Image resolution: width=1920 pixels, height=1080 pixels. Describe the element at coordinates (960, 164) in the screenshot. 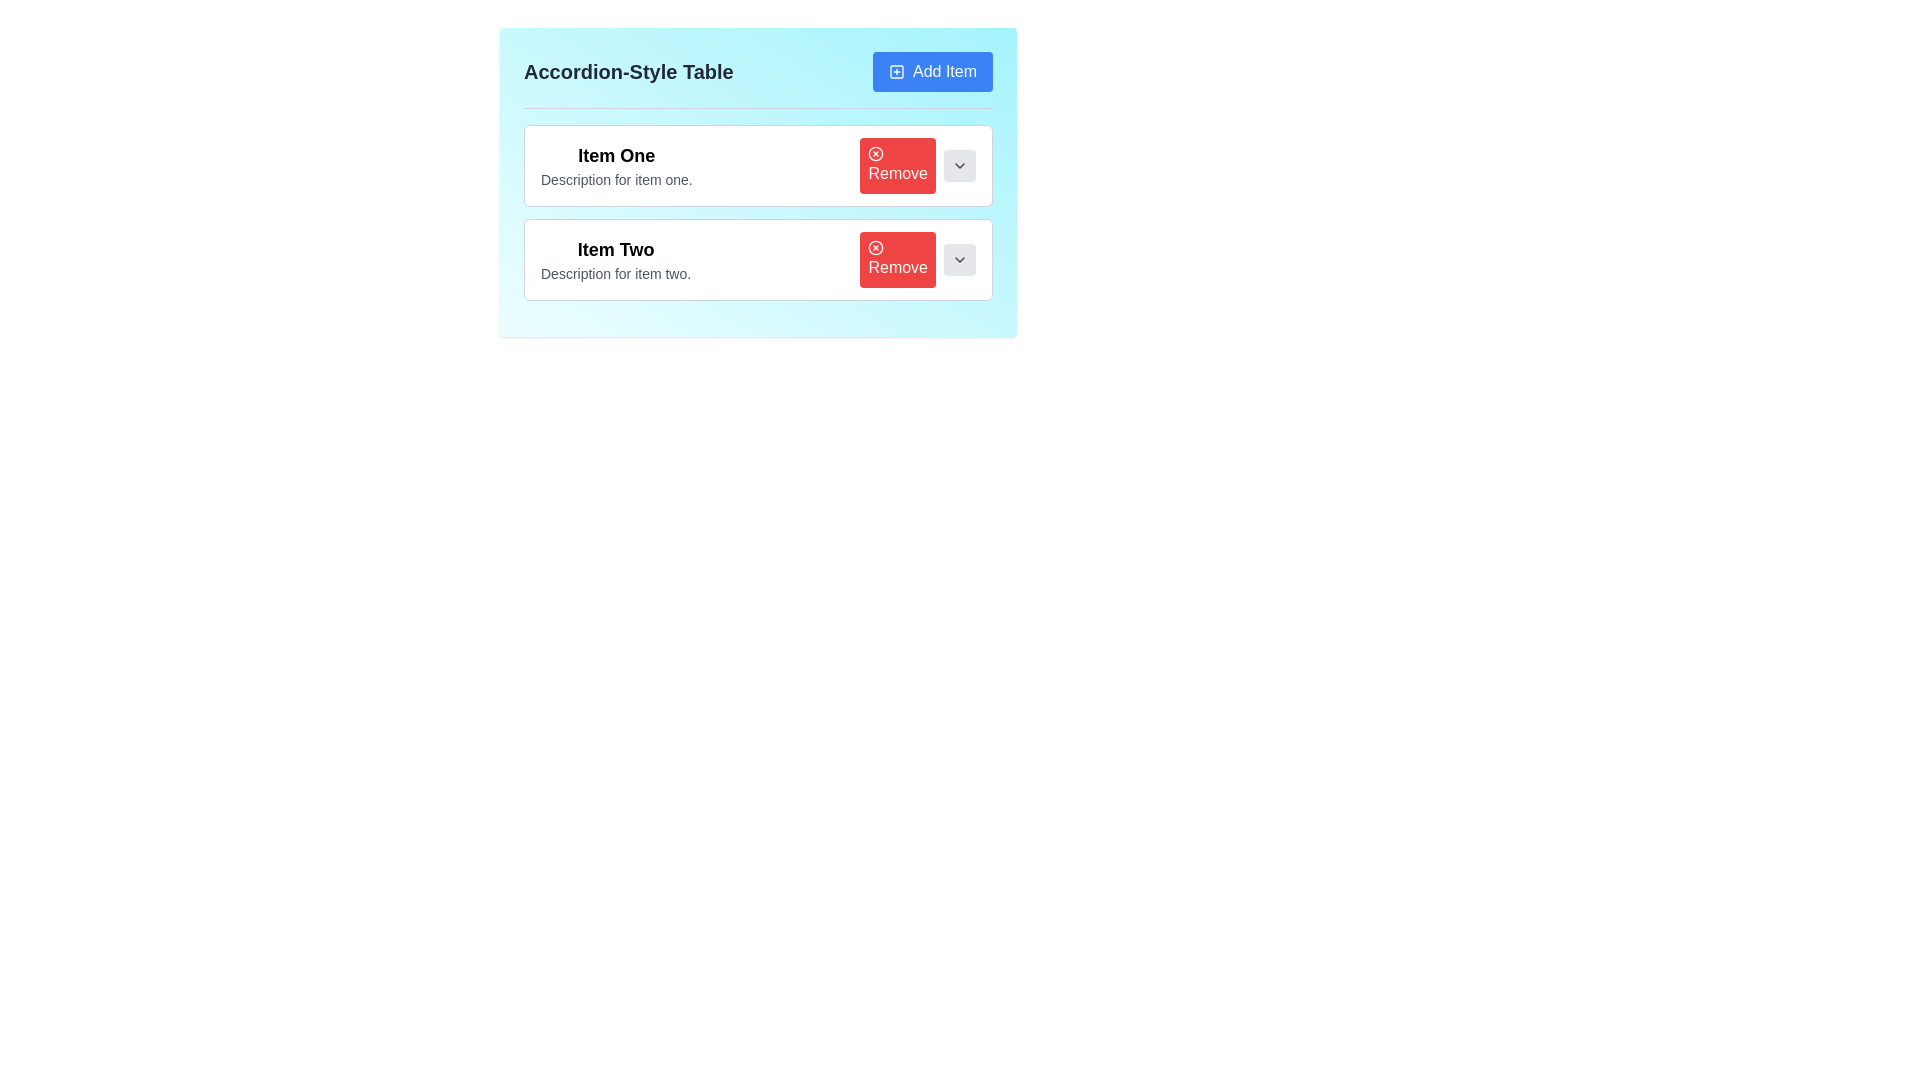

I see `the Dropdown toggle button with a downward-pointing chevron icon, located to the immediate right of the red 'Remove' button in the second row of the accordion-style table` at that location.